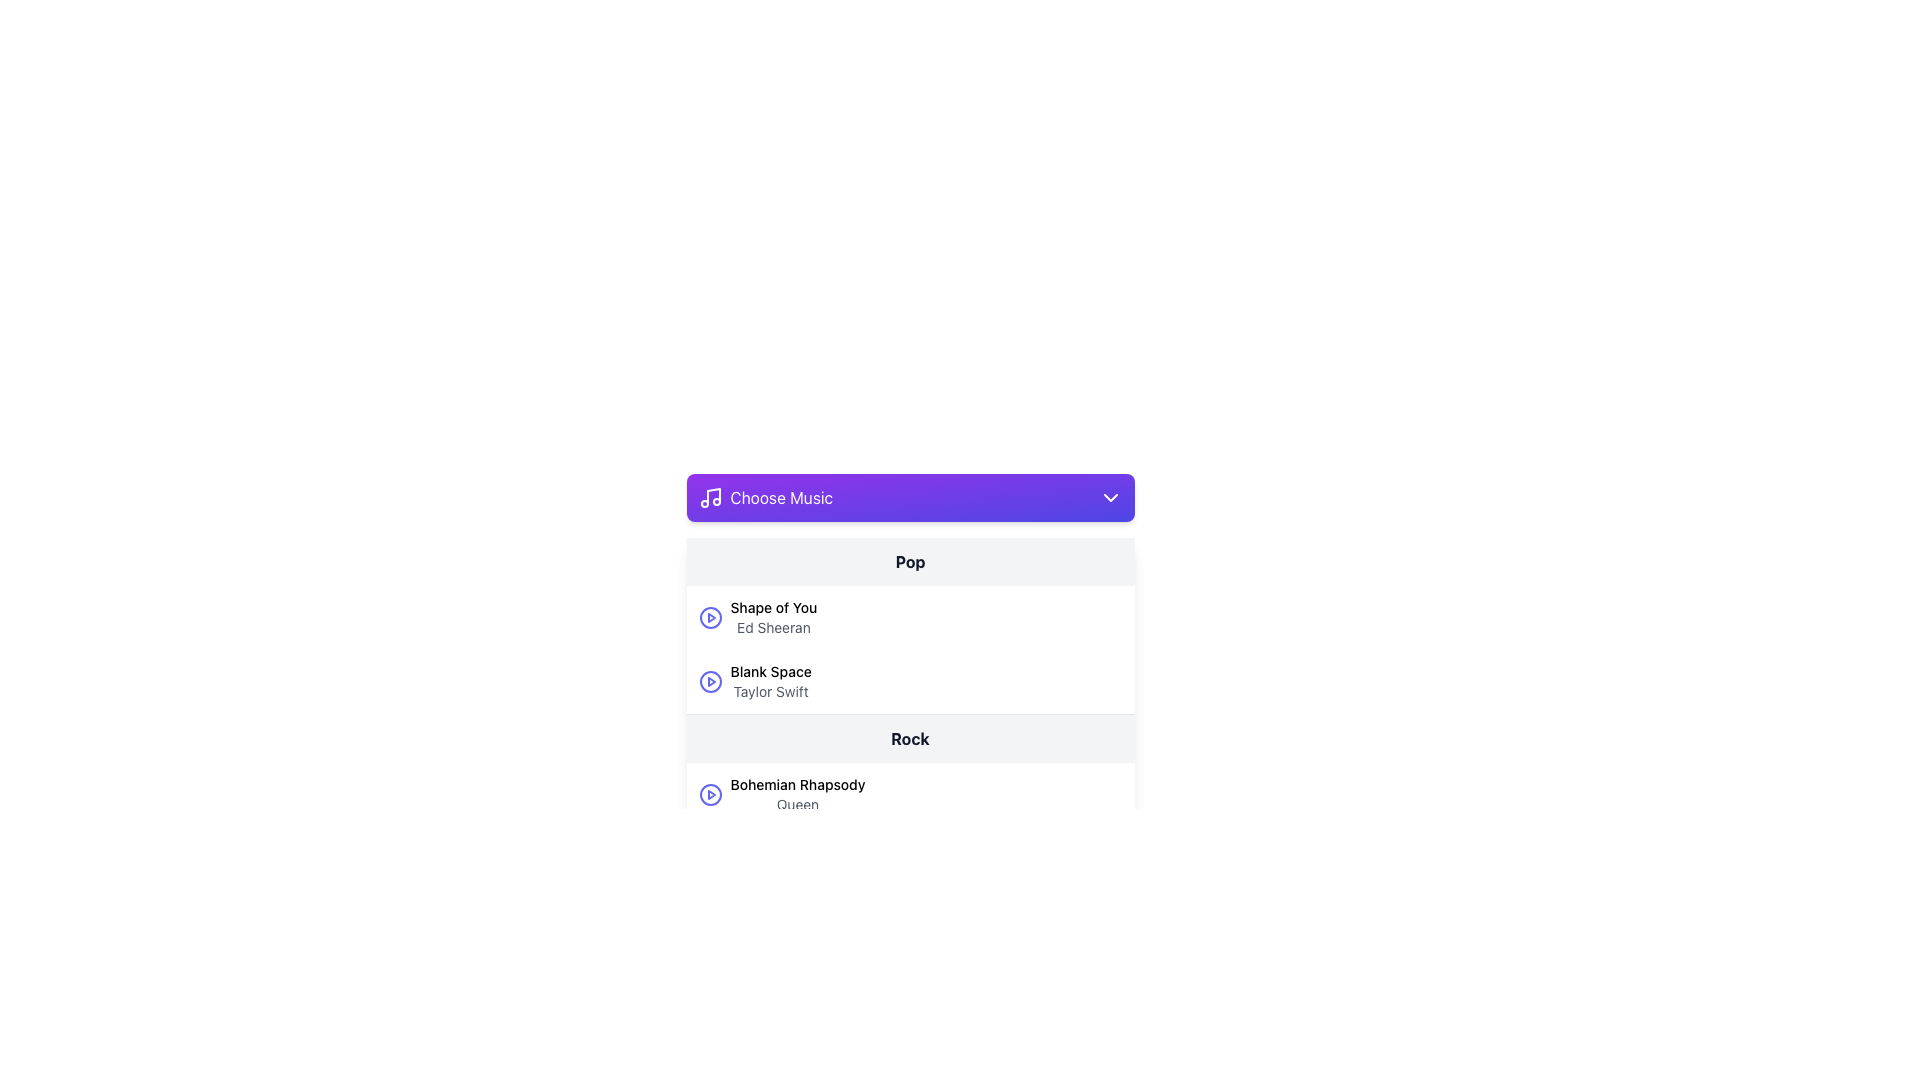 Image resolution: width=1920 pixels, height=1080 pixels. I want to click on on the first list item displaying the song title 'Bohemian Rhapsody' by 'Queen' under the 'Rock' section, so click(909, 826).